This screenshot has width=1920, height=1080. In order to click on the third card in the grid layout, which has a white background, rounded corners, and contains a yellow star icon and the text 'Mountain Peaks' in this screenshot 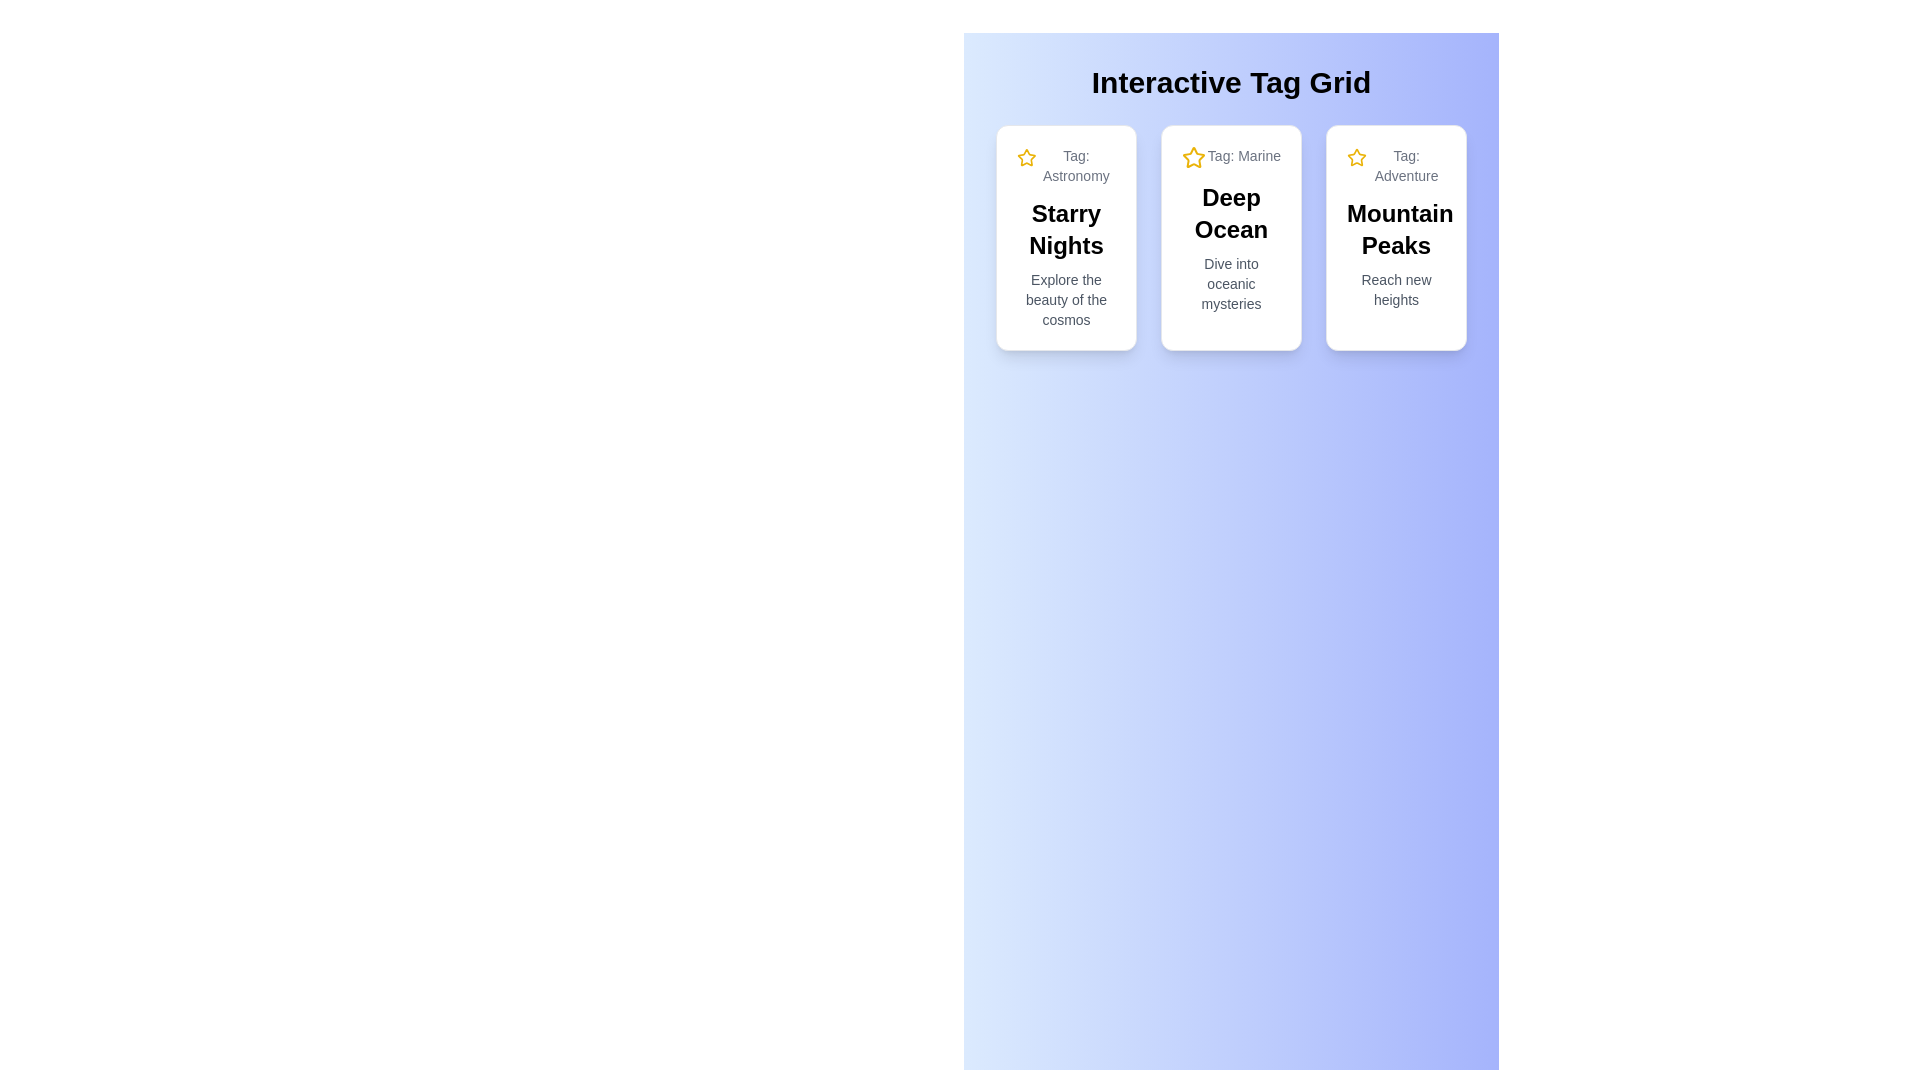, I will do `click(1395, 237)`.